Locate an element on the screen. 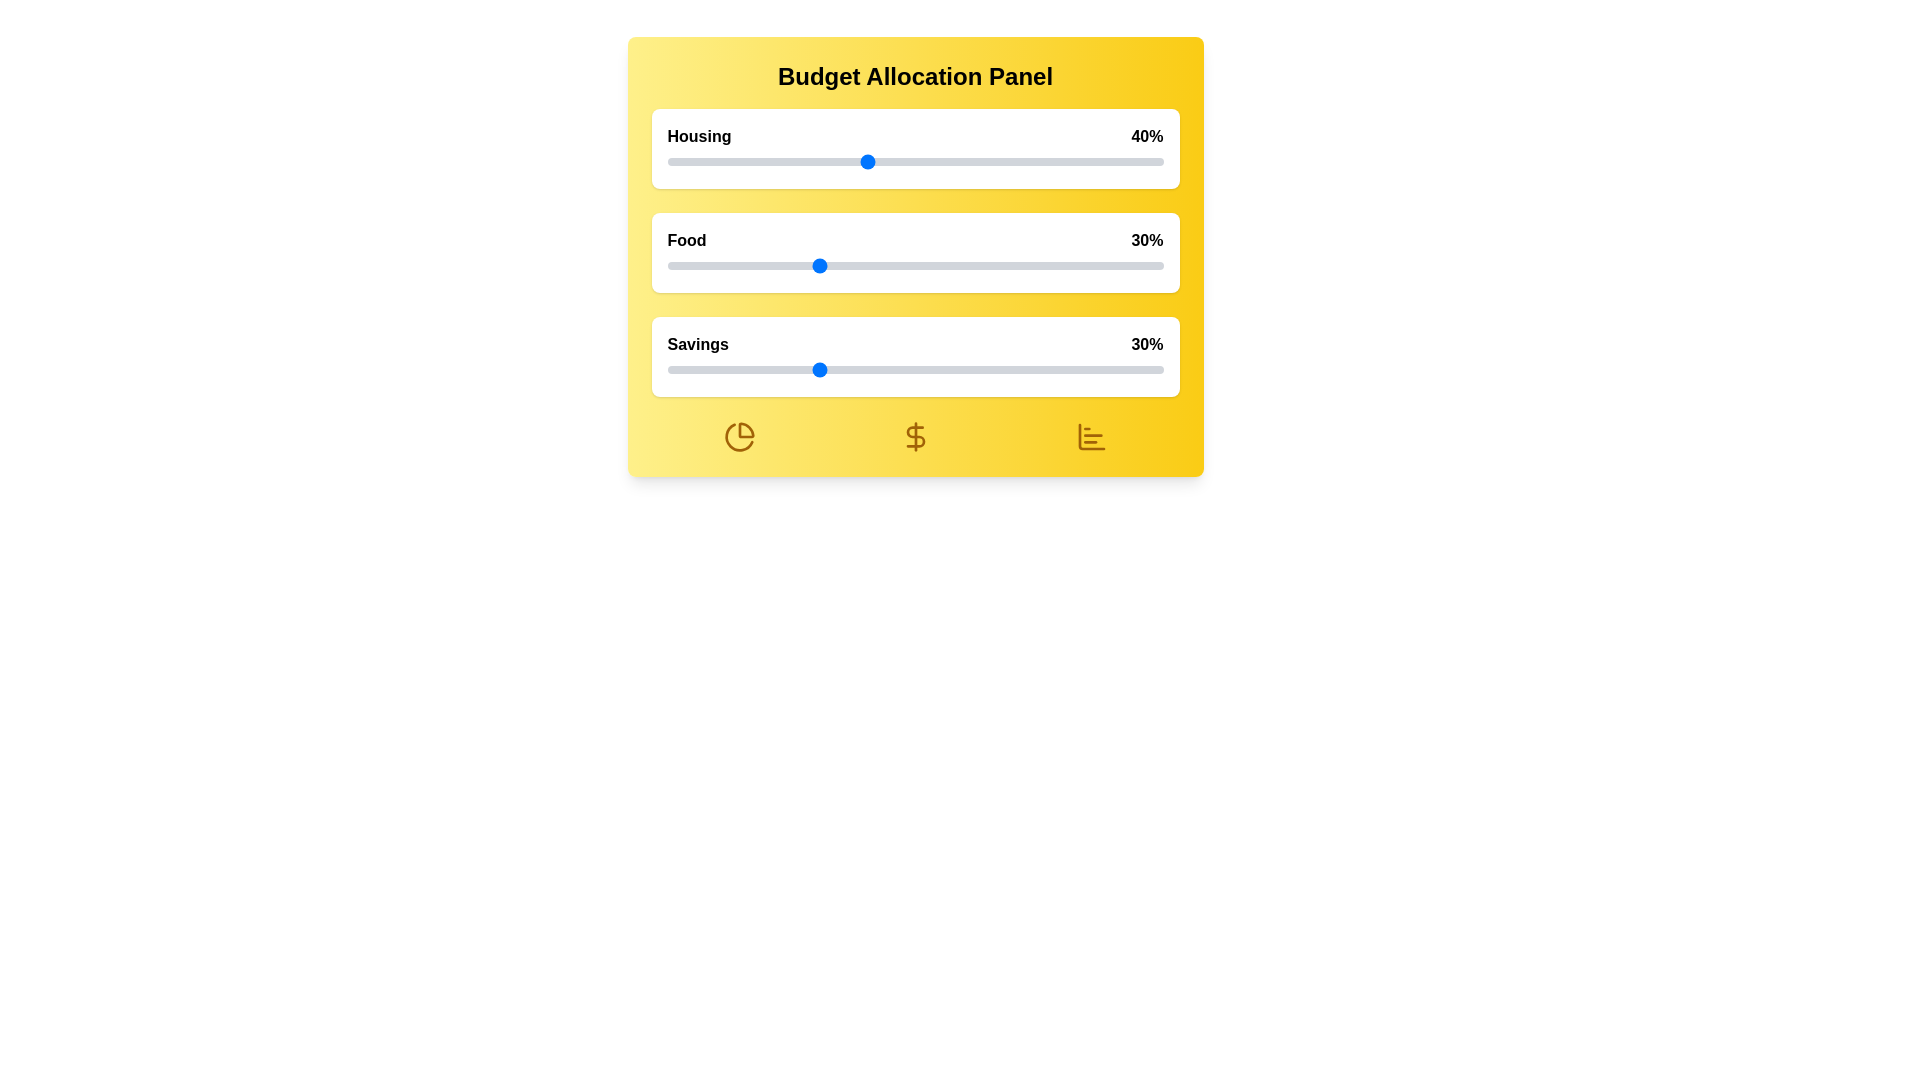 Image resolution: width=1920 pixels, height=1080 pixels. the text label that displays the category 'Housing' and the percentage '40%', which is positioned at the top of the interface above the corresponding slider is located at coordinates (914, 136).